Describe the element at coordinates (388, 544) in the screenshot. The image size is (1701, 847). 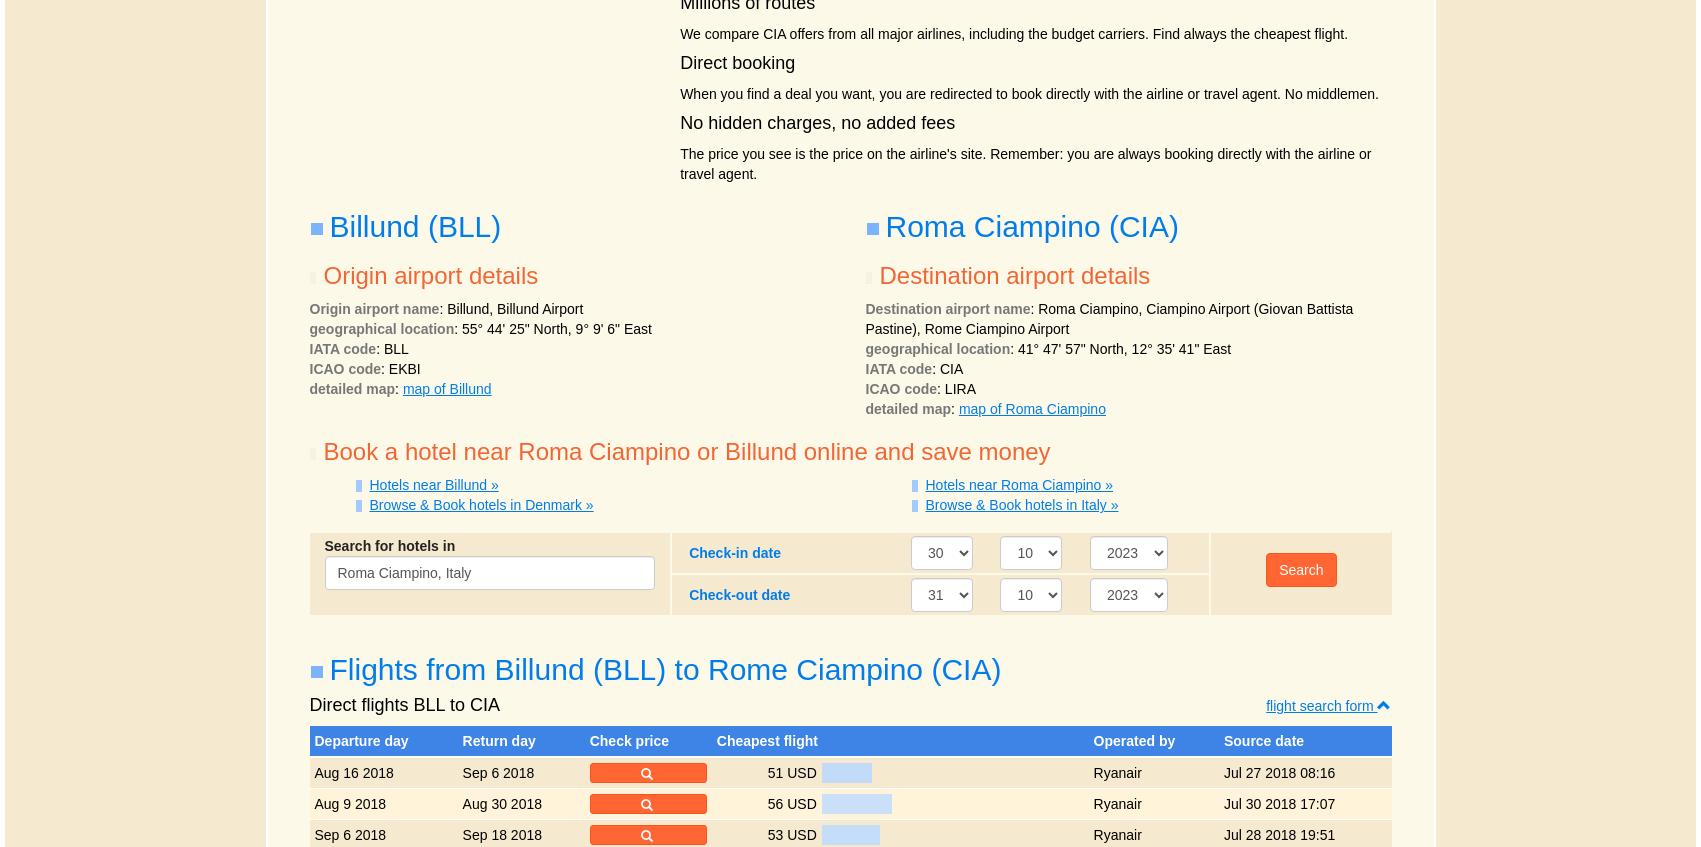
I see `'Search for hotels in'` at that location.